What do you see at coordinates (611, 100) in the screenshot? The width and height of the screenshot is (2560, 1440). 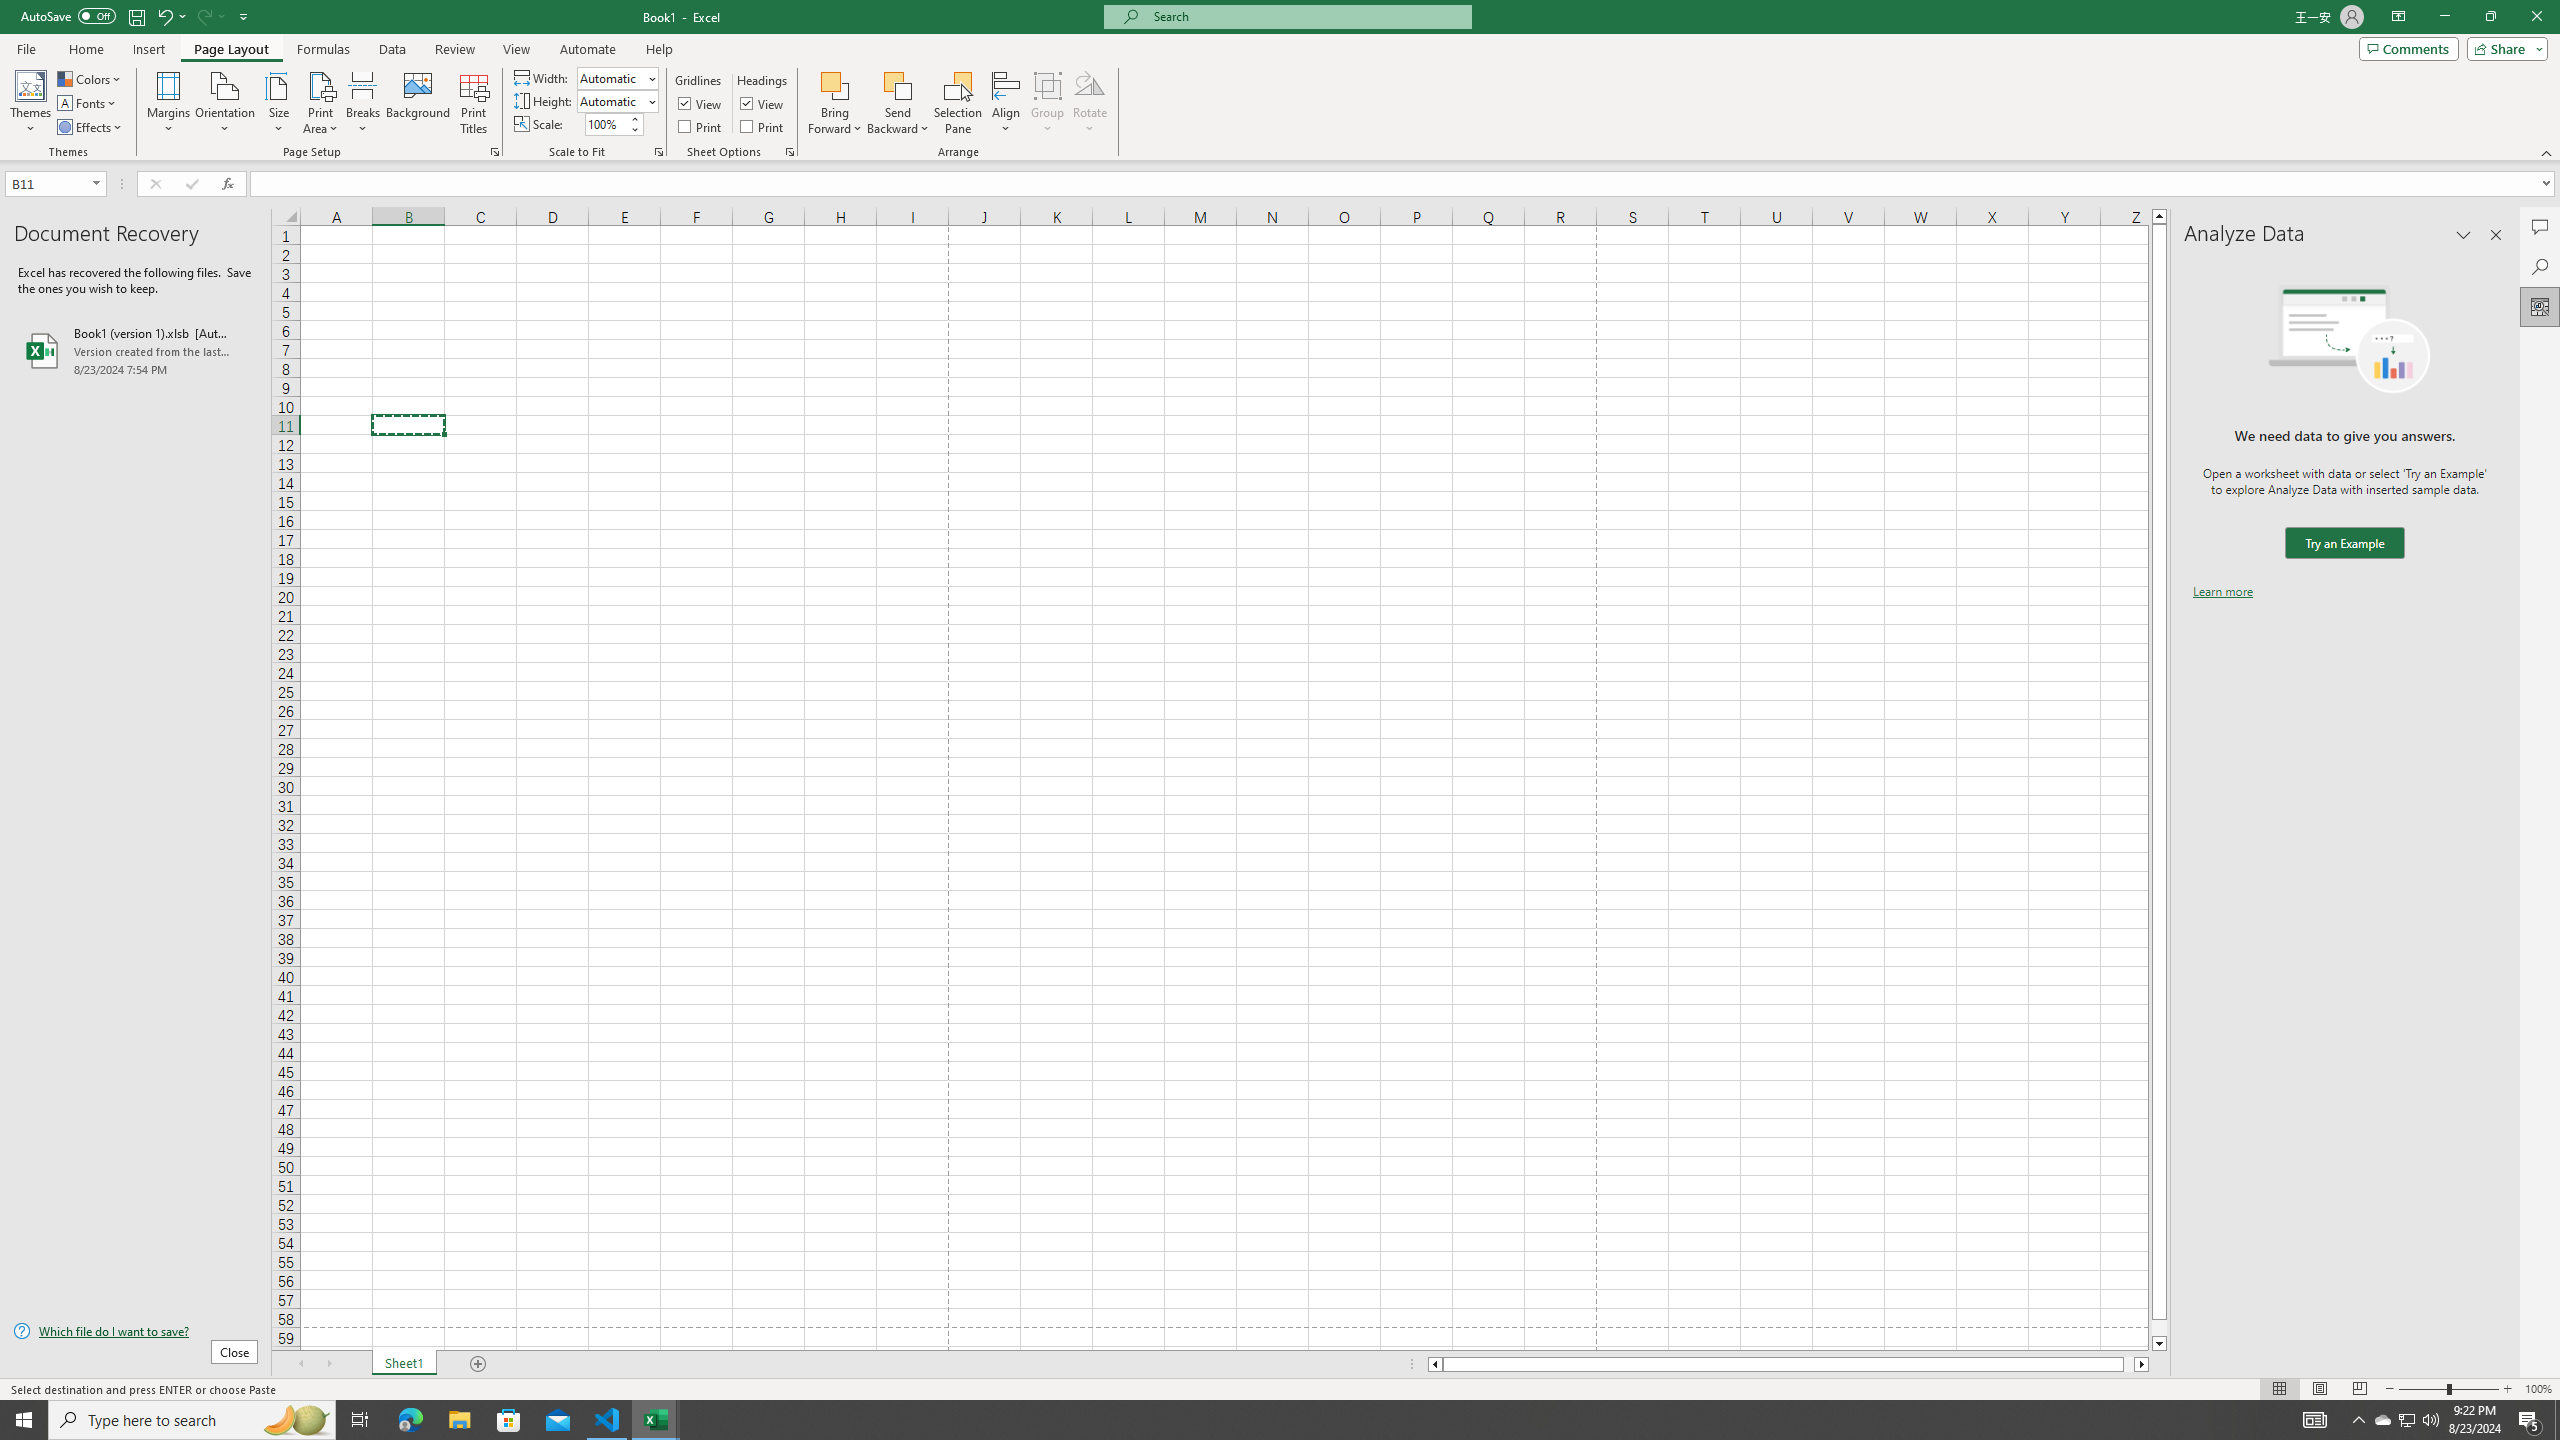 I see `'Height'` at bounding box center [611, 100].